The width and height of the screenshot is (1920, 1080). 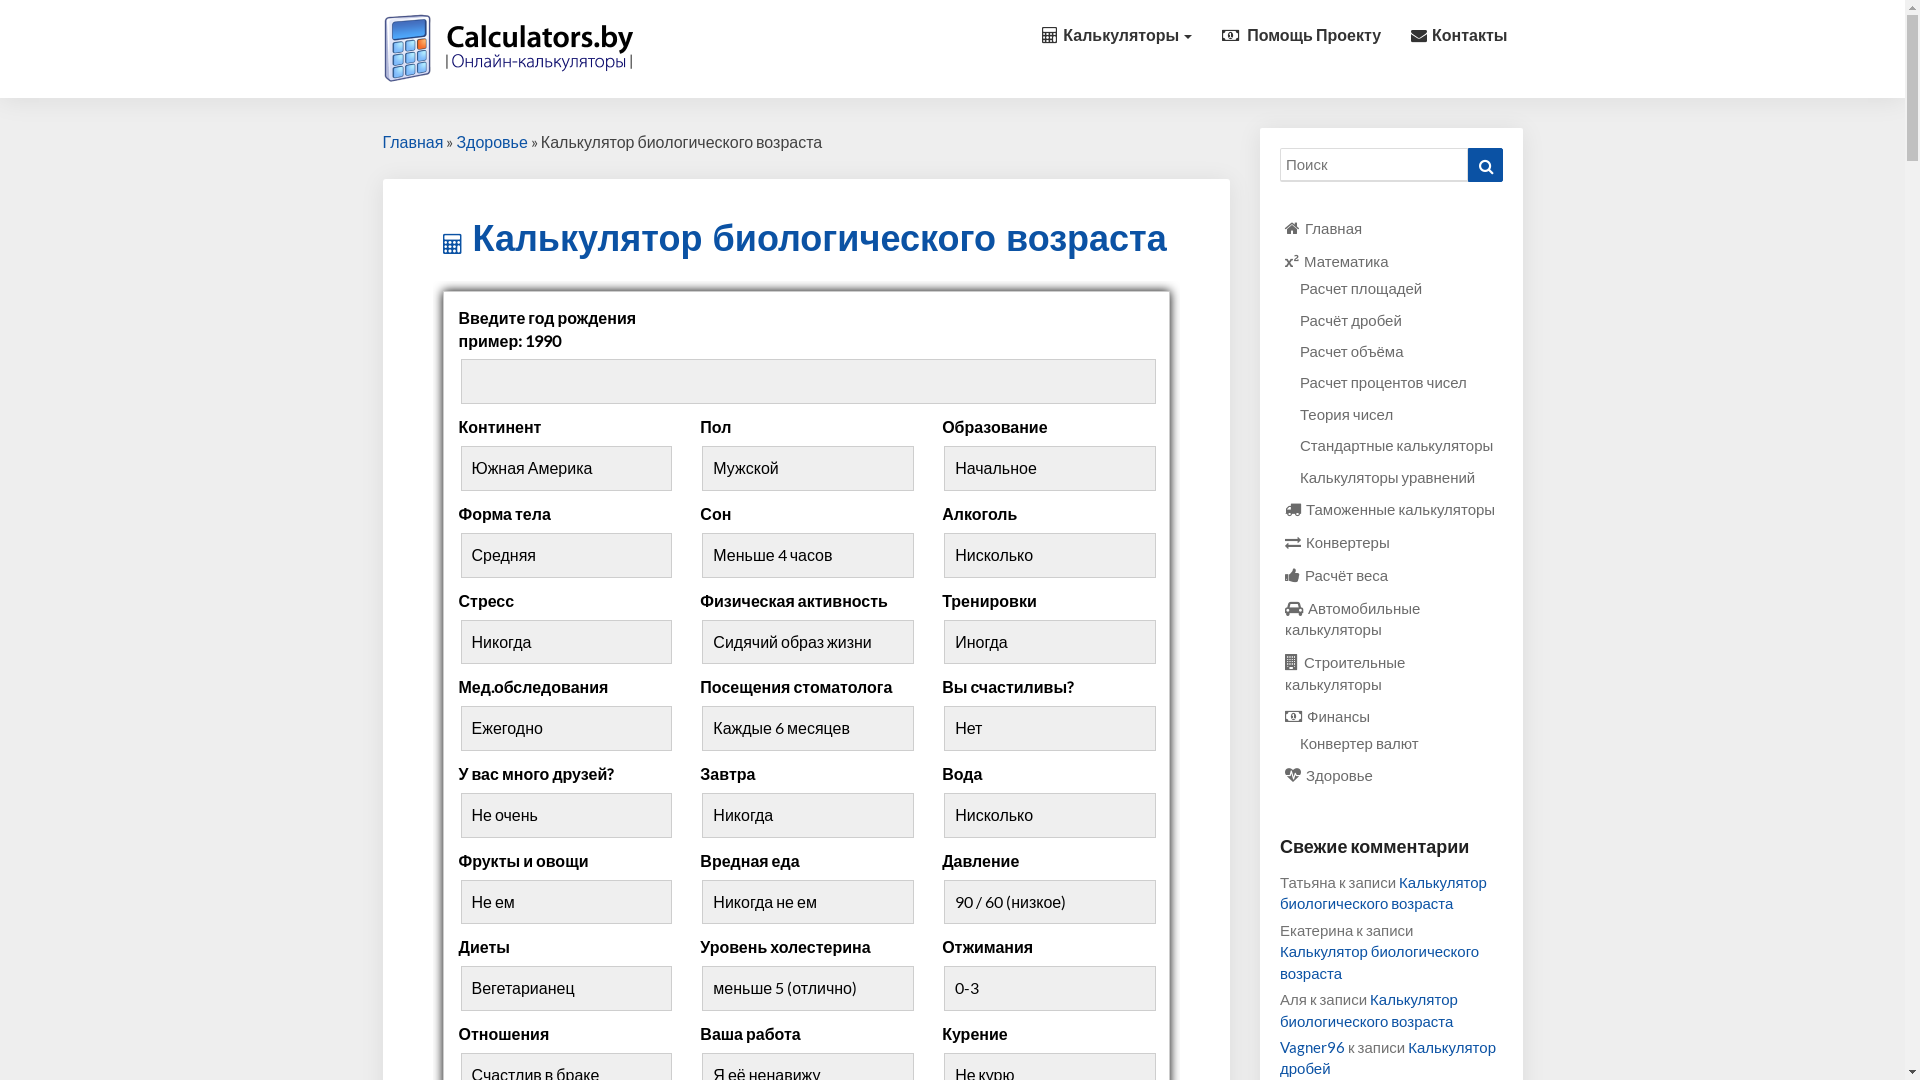 I want to click on 'Vagner96', so click(x=1280, y=1045).